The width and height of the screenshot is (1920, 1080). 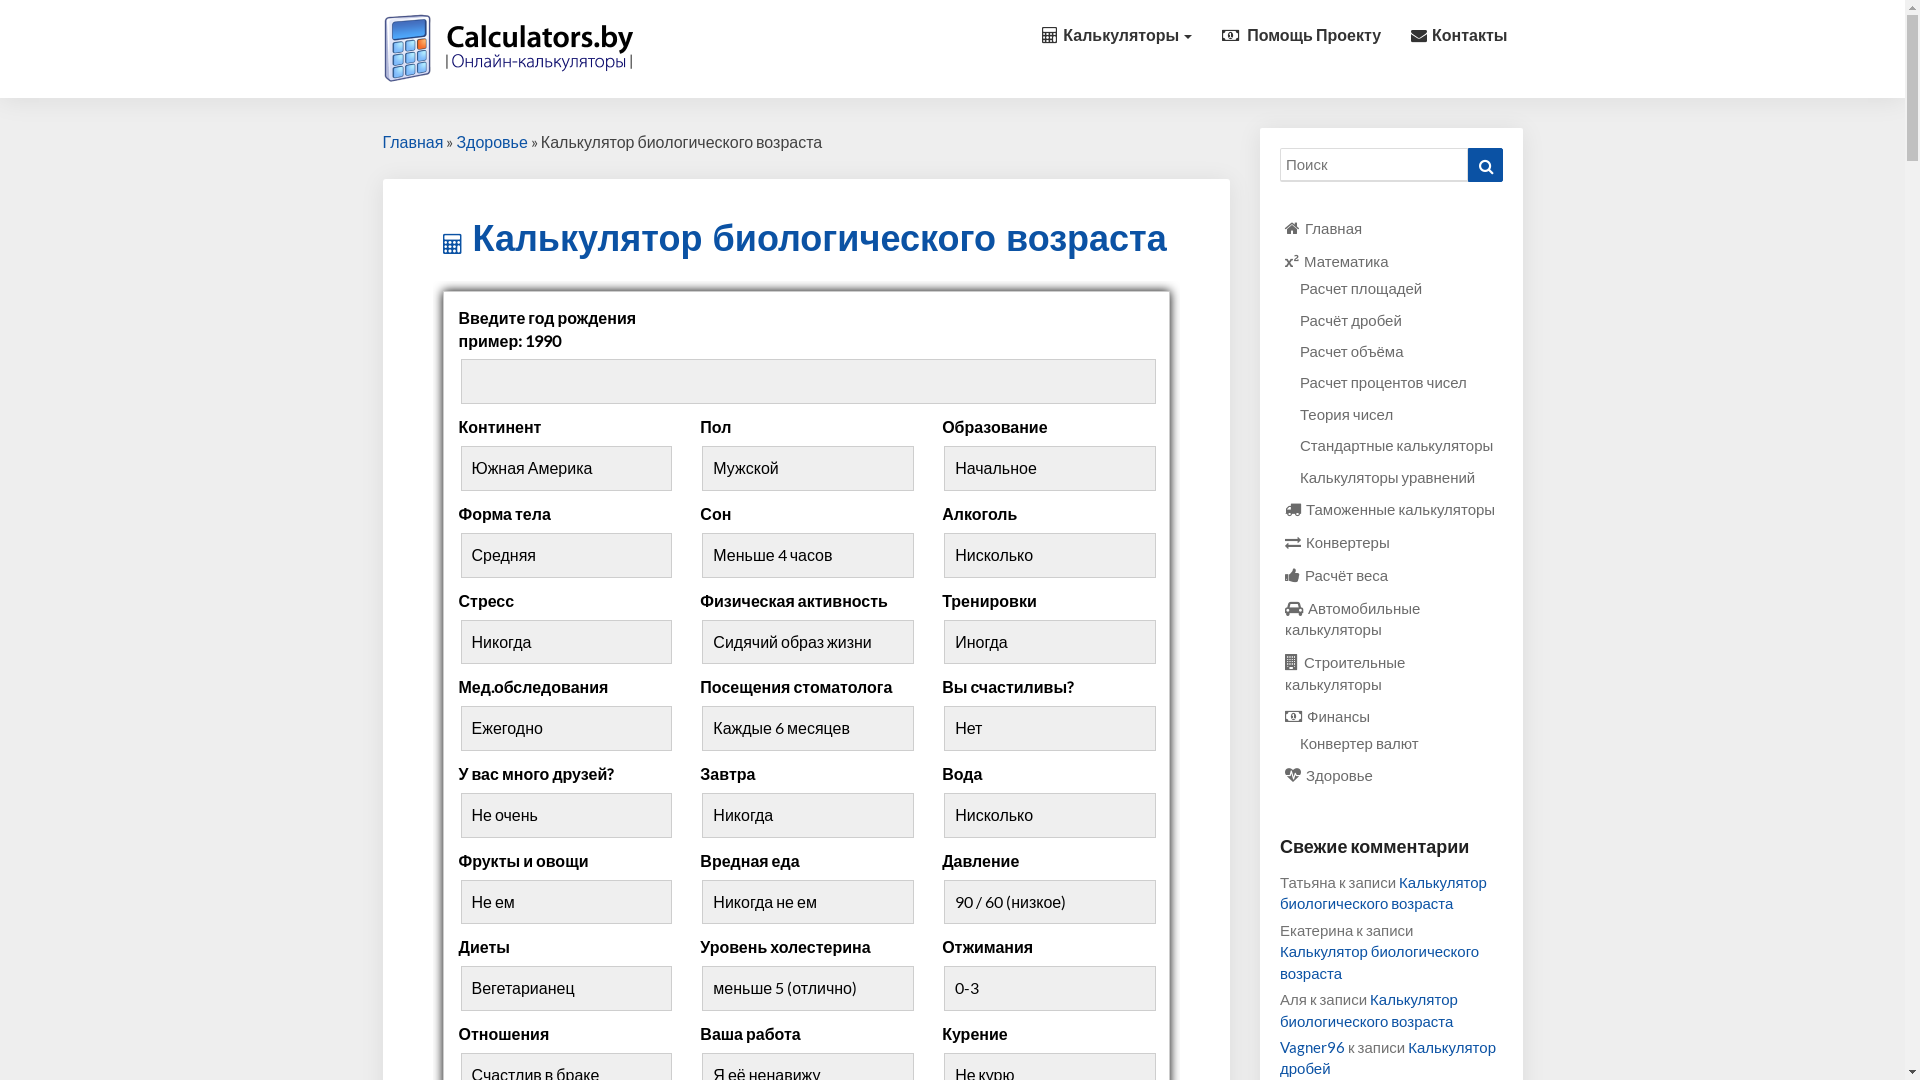 I want to click on 'Vagner96', so click(x=1280, y=1045).